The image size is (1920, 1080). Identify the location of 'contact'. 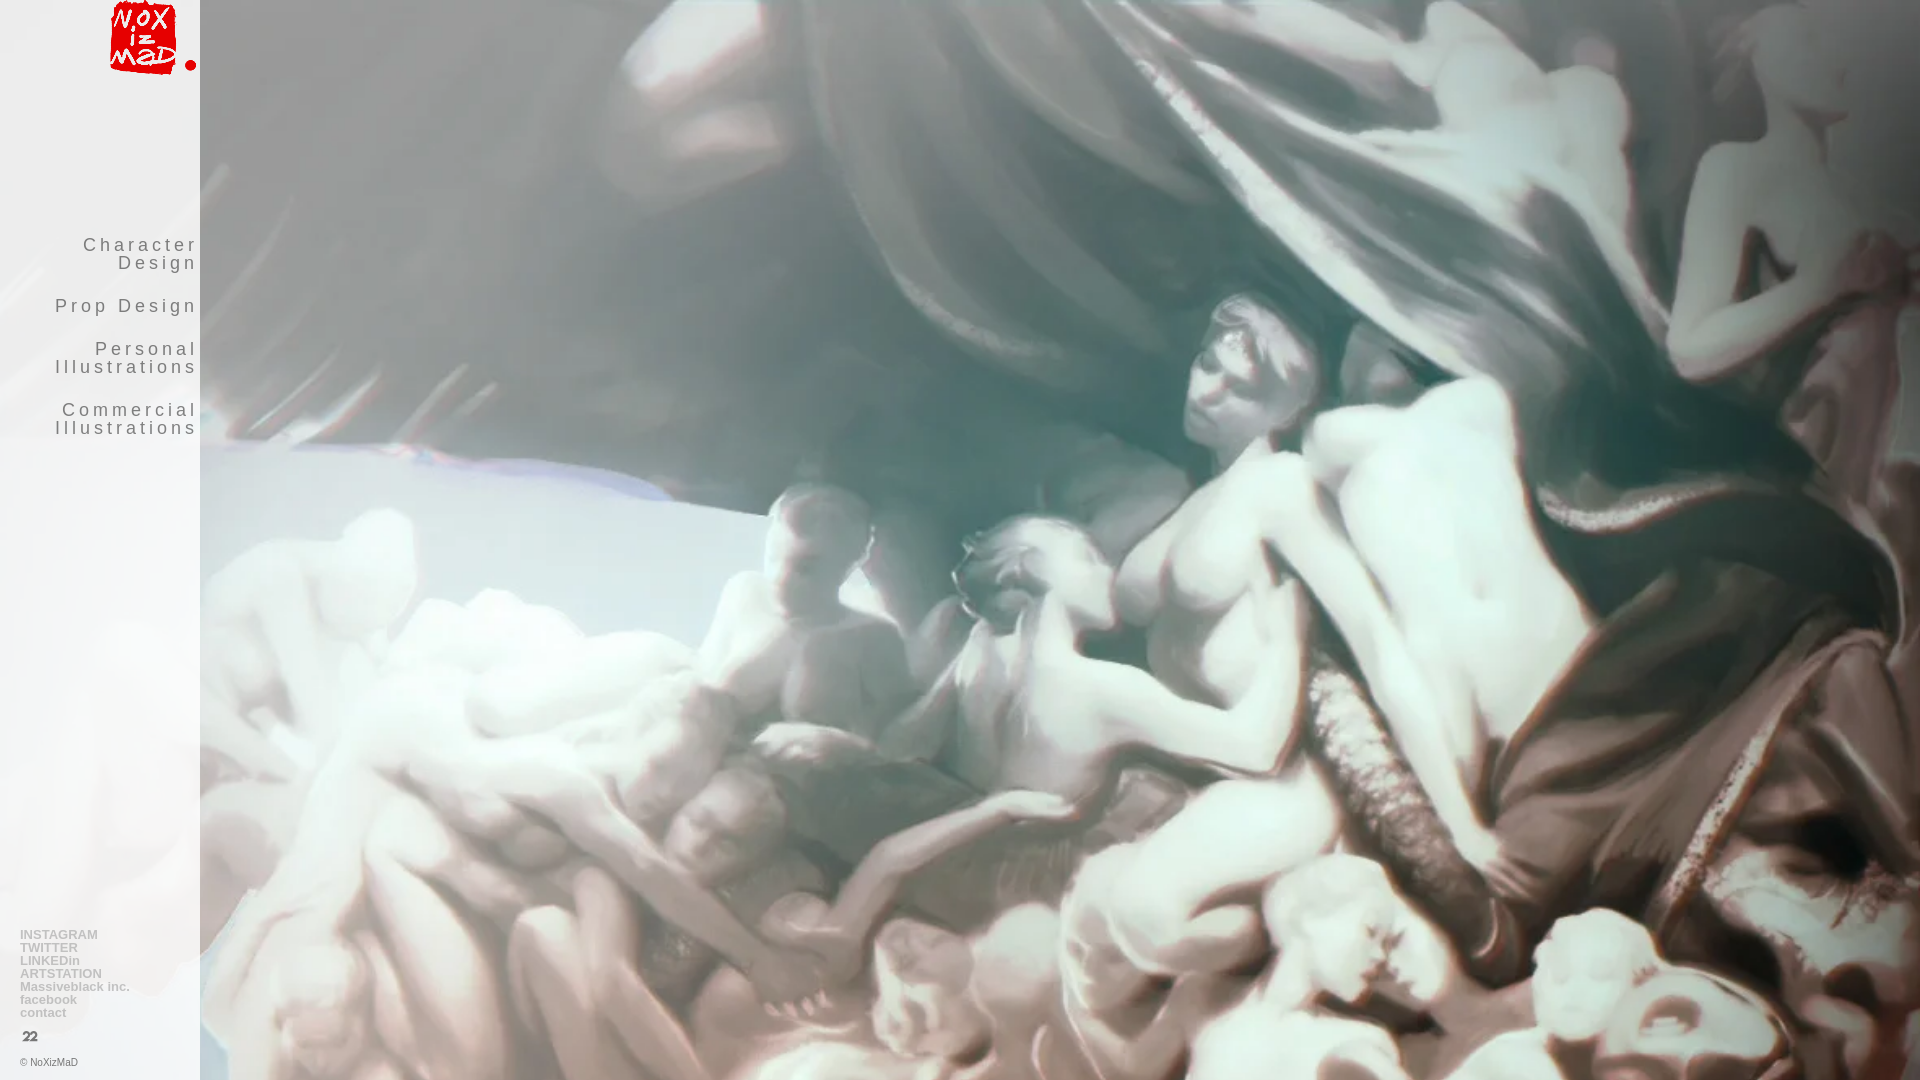
(99, 1012).